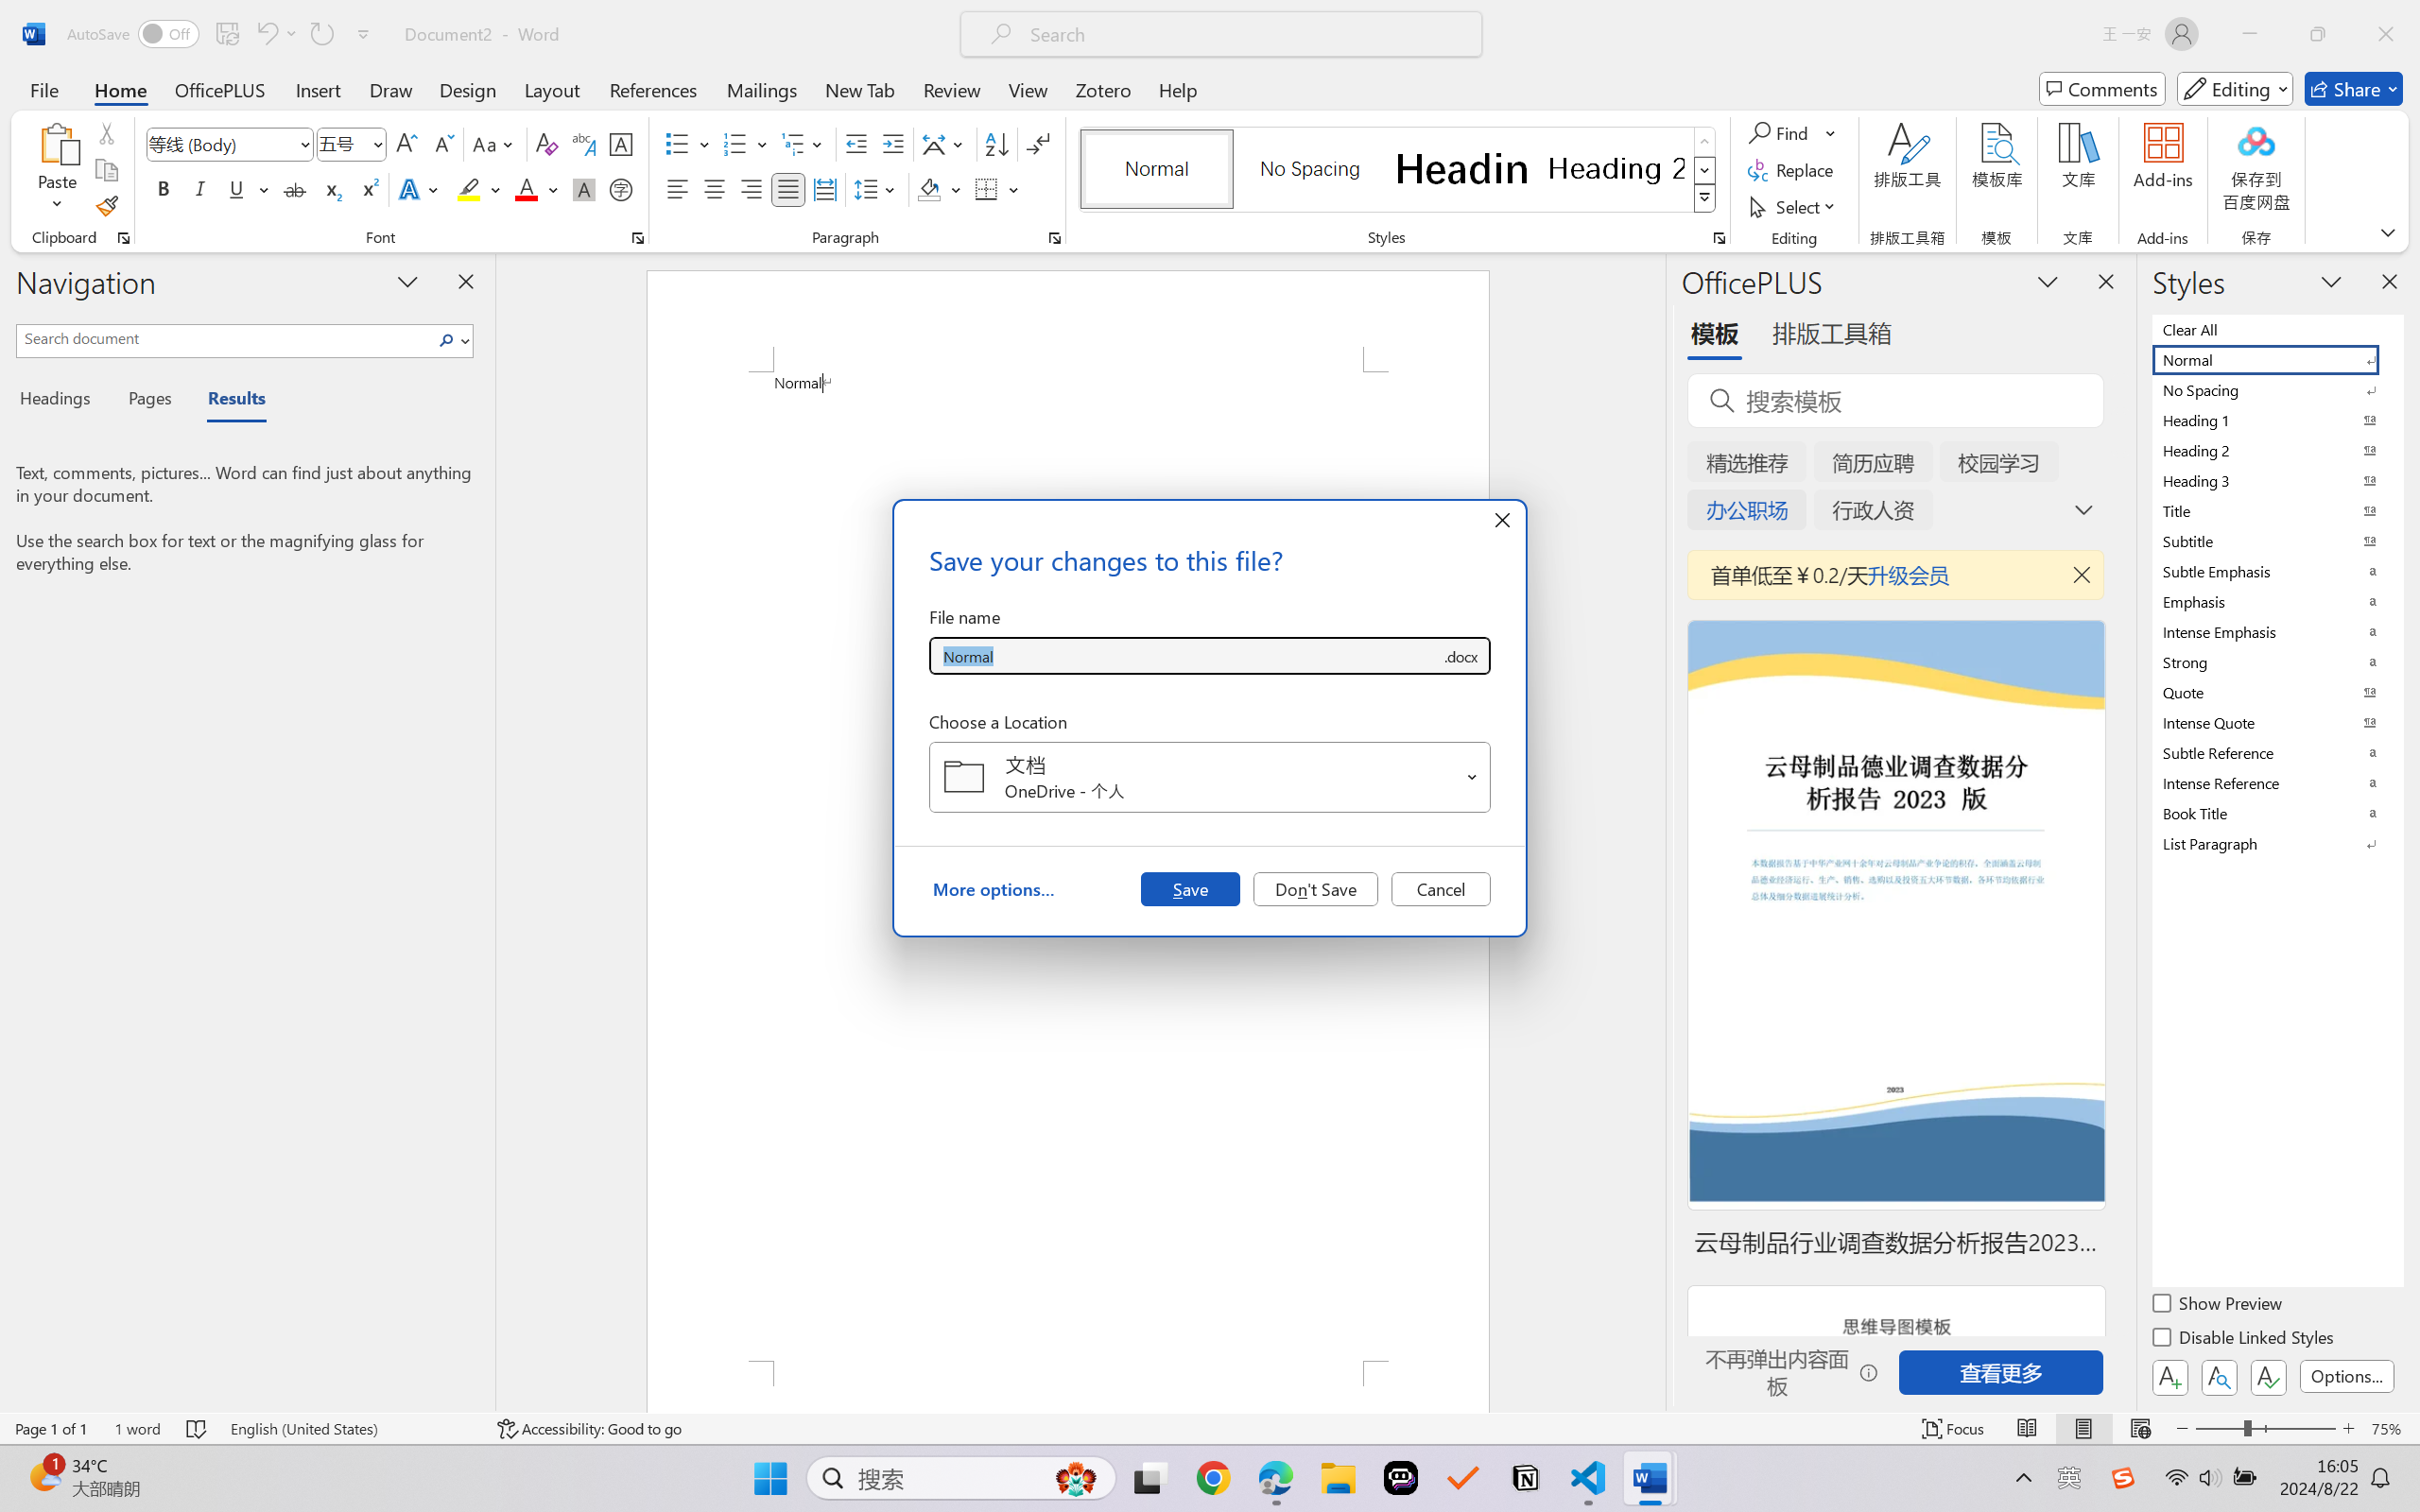  What do you see at coordinates (351, 144) in the screenshot?
I see `'Font Size'` at bounding box center [351, 144].